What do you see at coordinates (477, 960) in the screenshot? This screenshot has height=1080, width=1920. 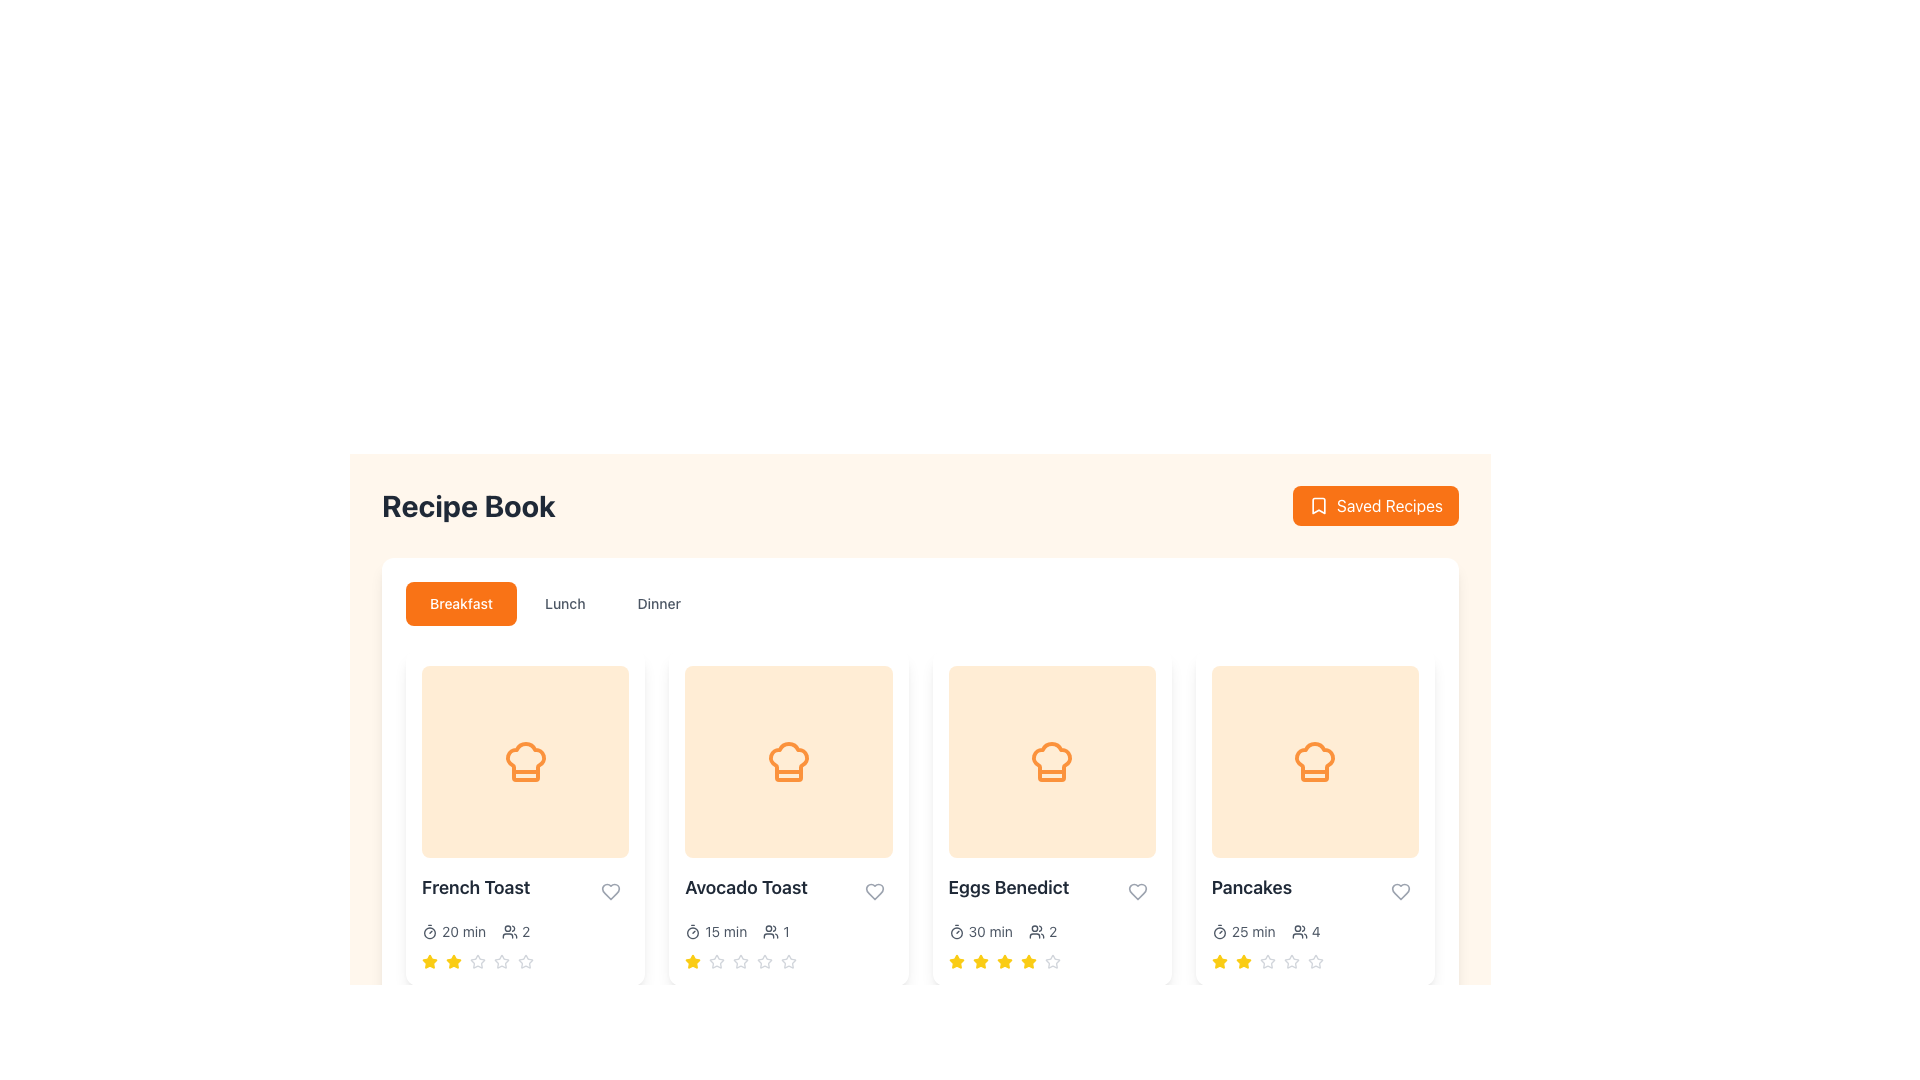 I see `the fourth star icon in the rating component under the 'French Toast' card to assign a rating` at bounding box center [477, 960].